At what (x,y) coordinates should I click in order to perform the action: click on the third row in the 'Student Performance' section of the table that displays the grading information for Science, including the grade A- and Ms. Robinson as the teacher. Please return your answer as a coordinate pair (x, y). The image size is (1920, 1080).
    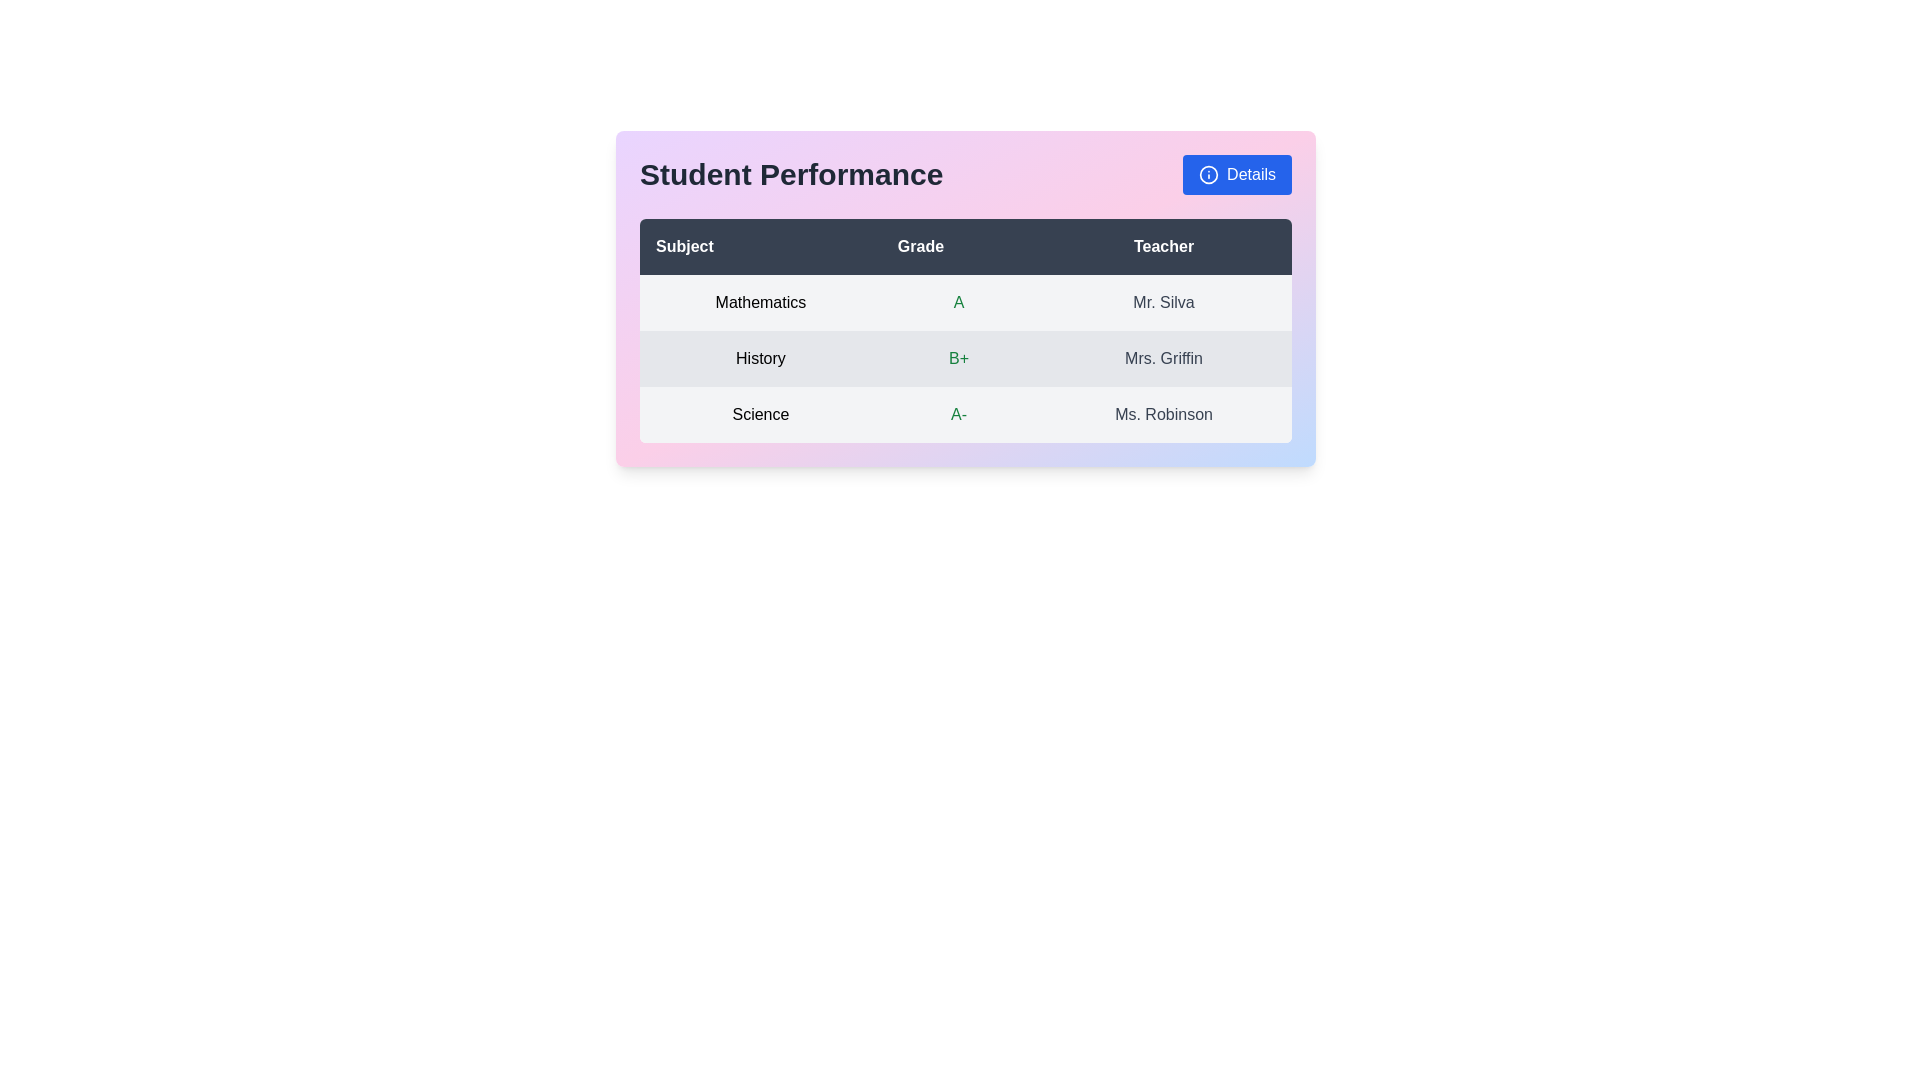
    Looking at the image, I should click on (965, 414).